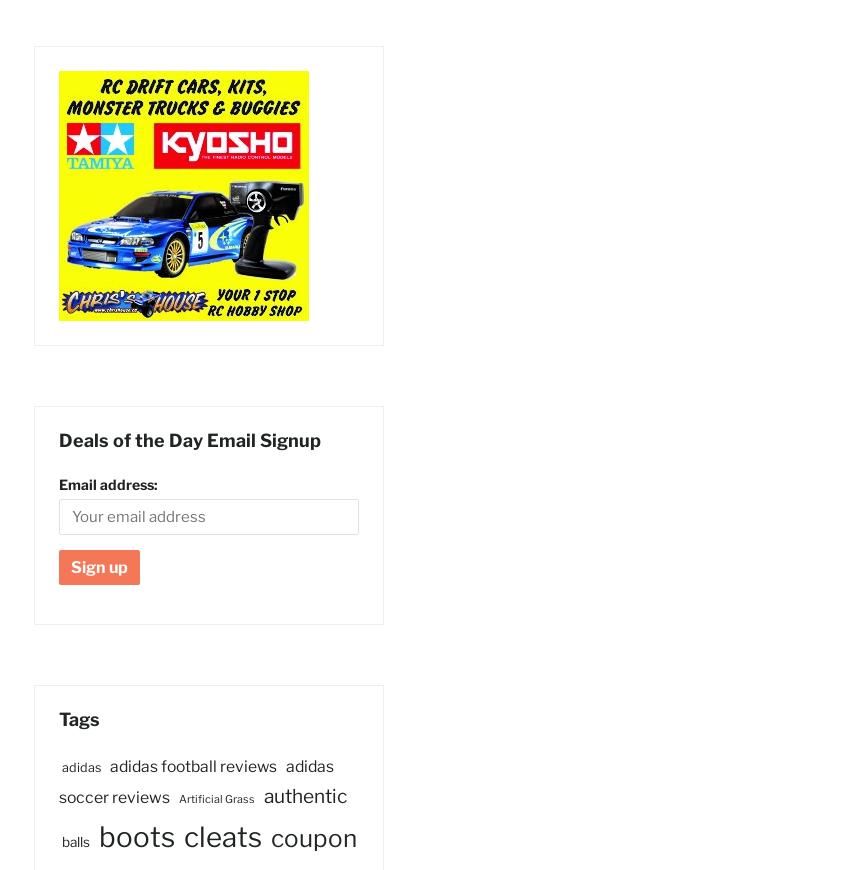 The image size is (850, 870). Describe the element at coordinates (137, 835) in the screenshot. I see `'boots'` at that location.